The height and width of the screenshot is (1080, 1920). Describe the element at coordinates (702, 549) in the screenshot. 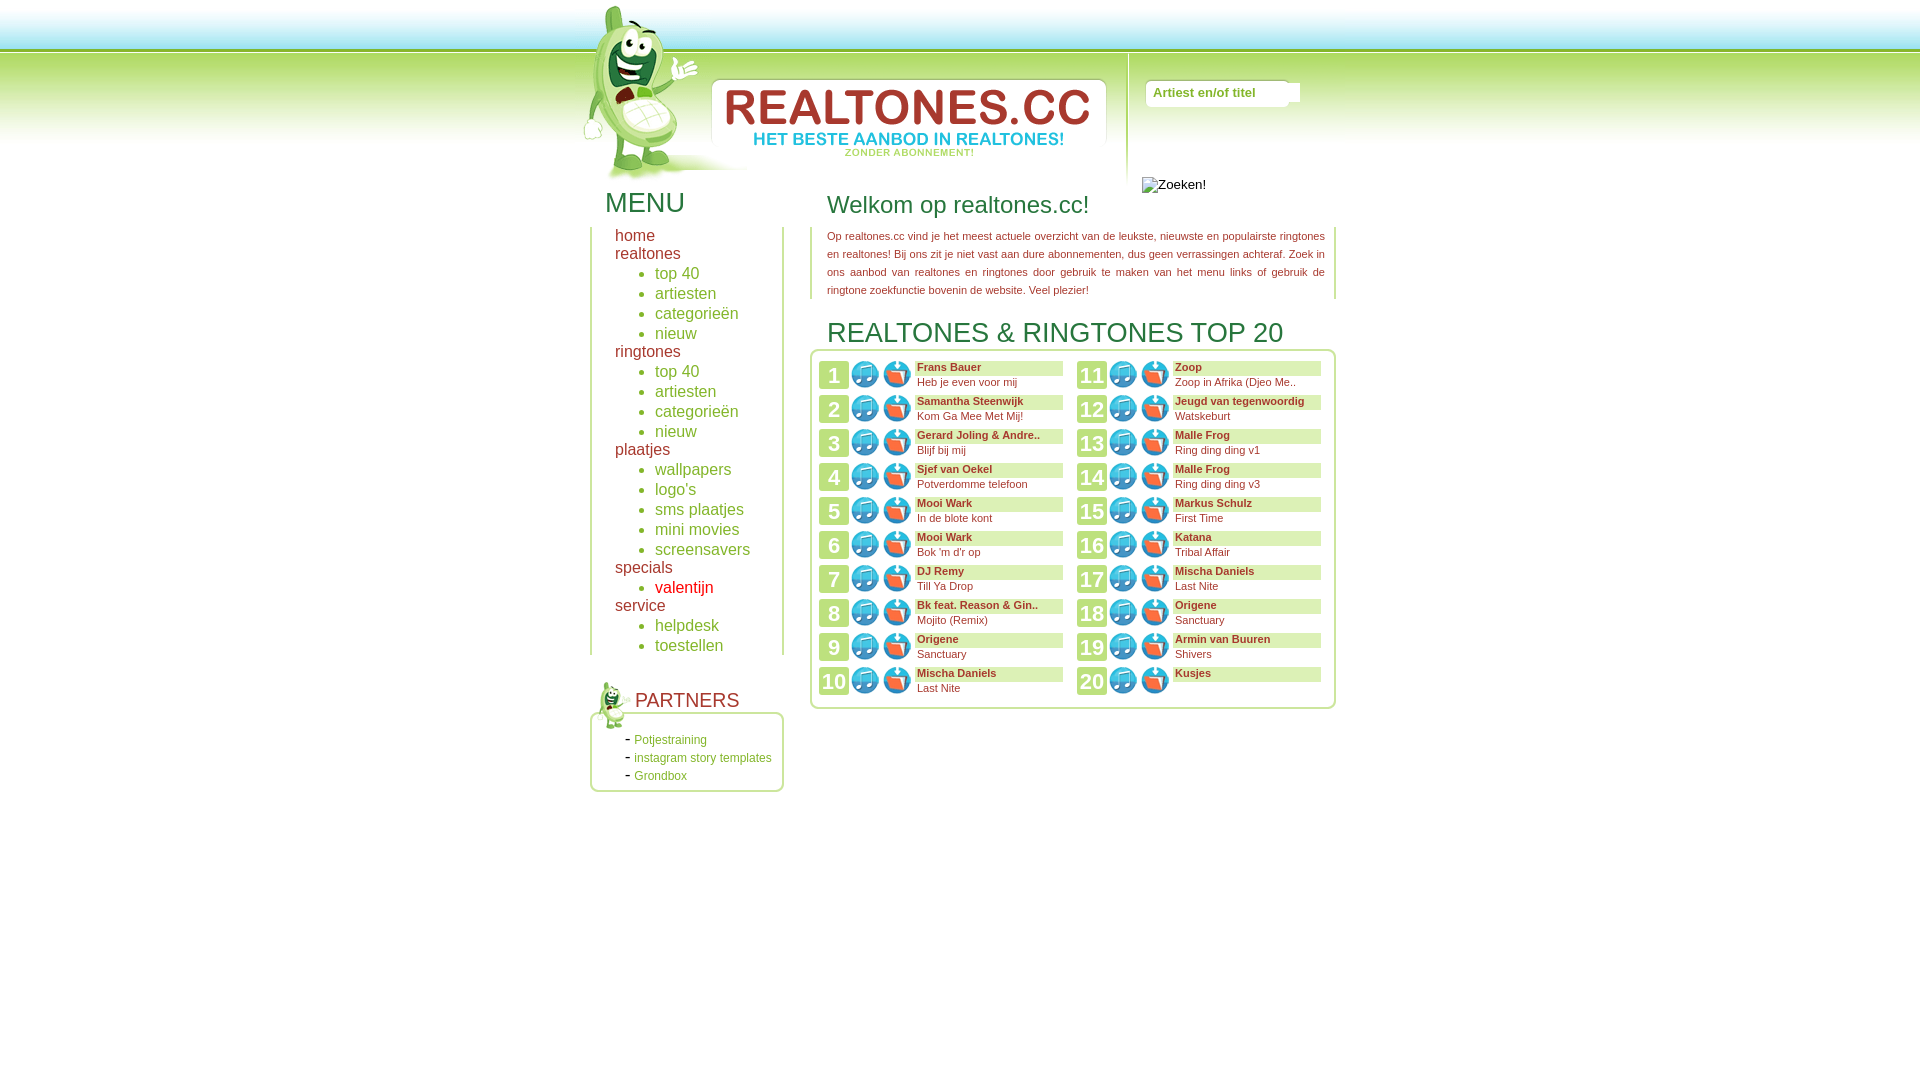

I see `'screensavers'` at that location.